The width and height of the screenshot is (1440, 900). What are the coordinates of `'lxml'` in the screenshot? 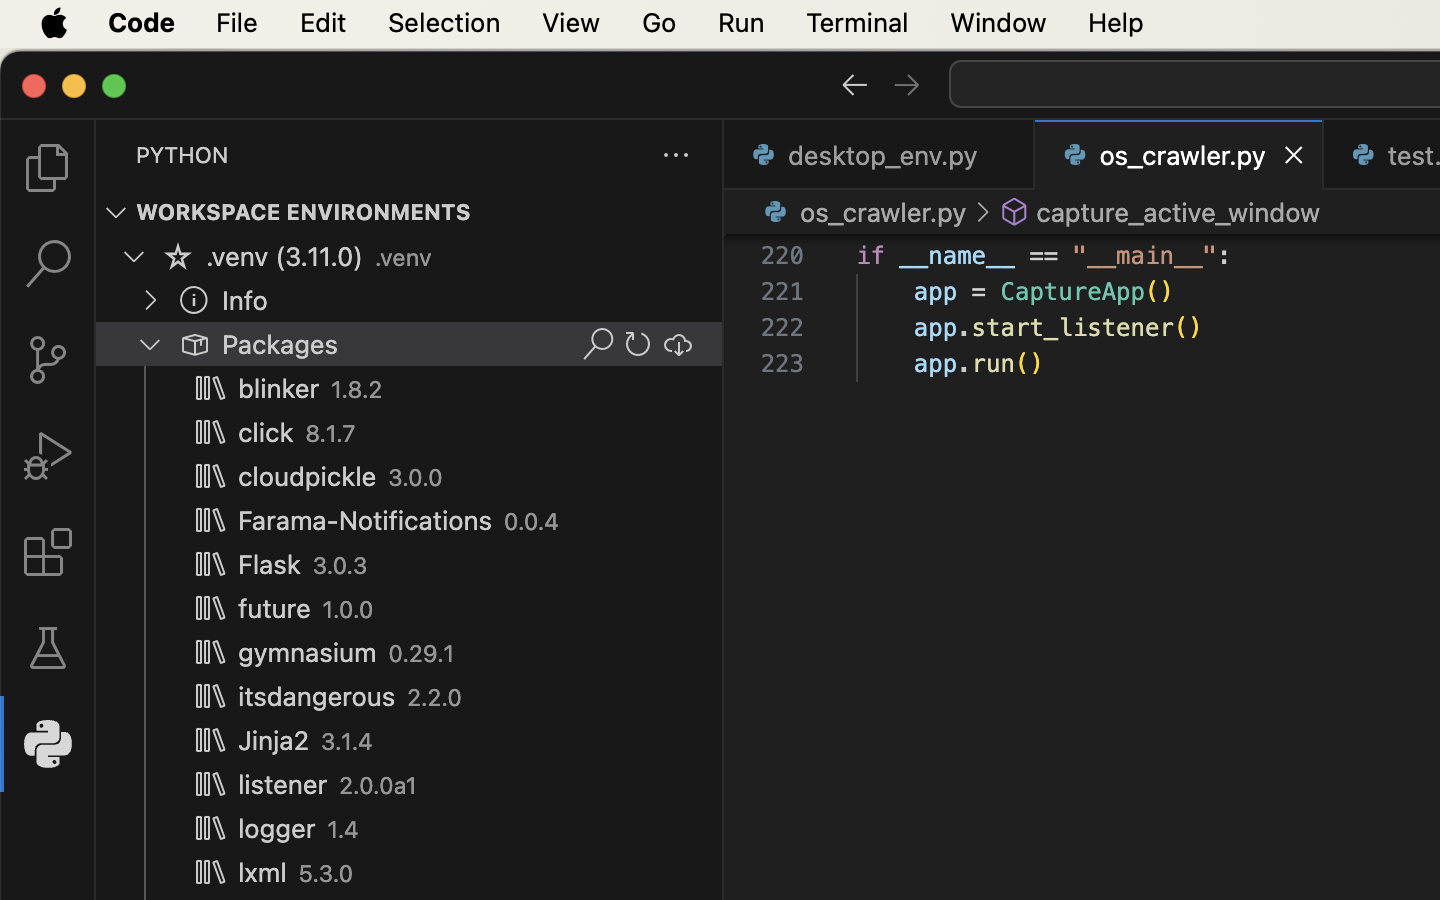 It's located at (261, 873).